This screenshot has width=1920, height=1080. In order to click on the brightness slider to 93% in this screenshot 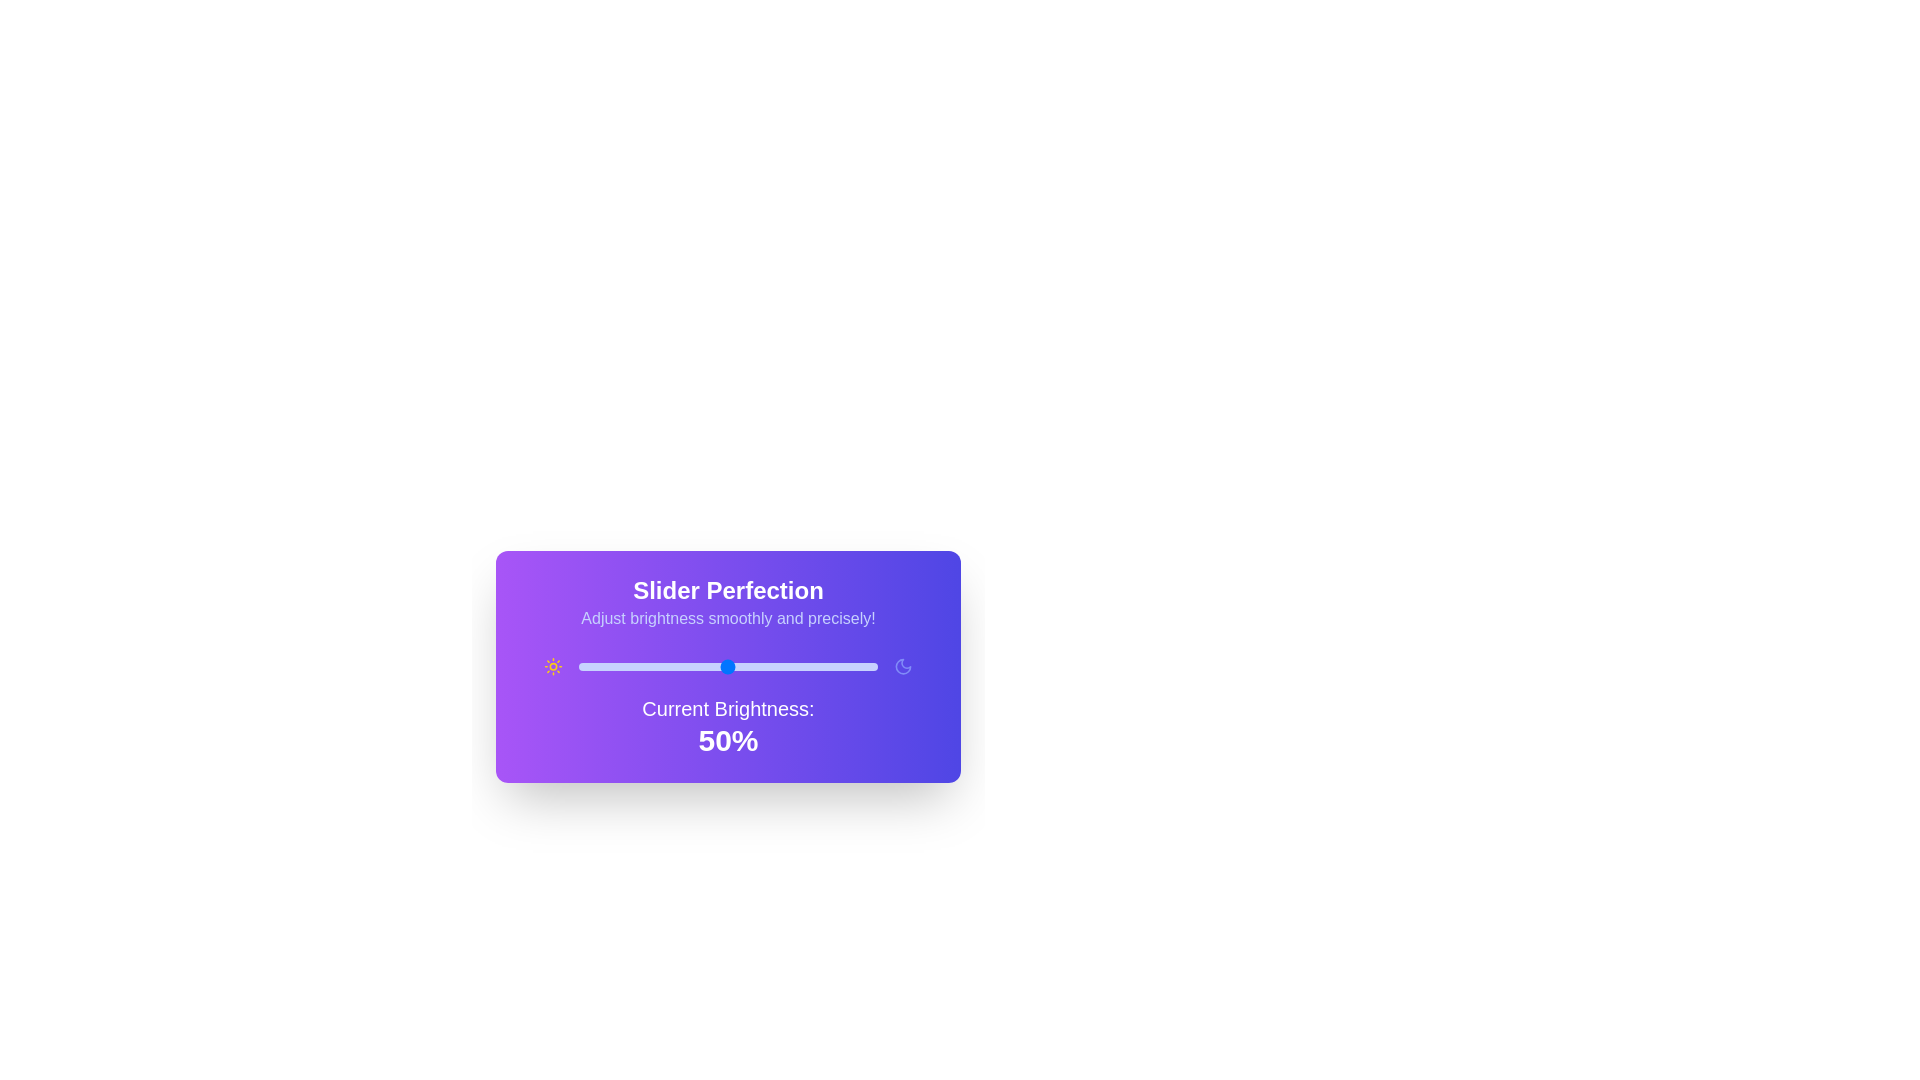, I will do `click(856, 667)`.